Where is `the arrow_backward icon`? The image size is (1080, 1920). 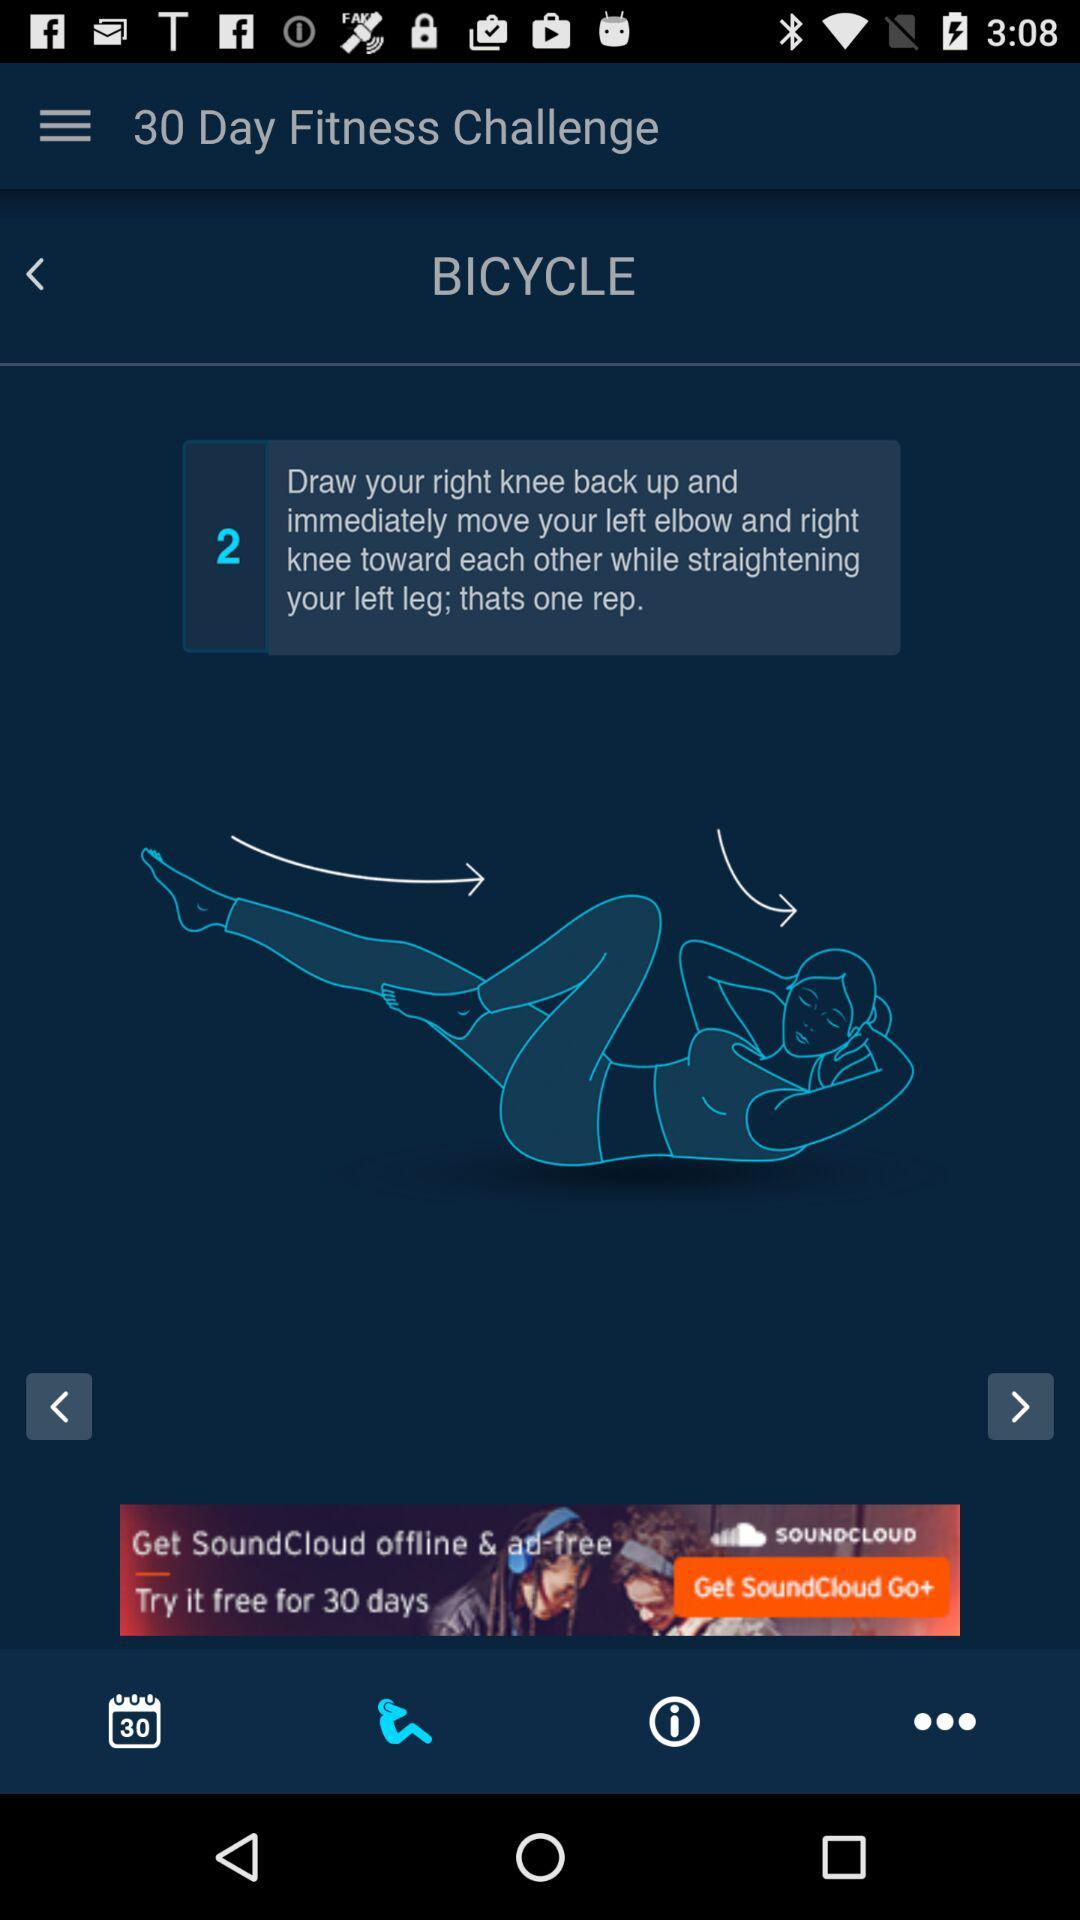
the arrow_backward icon is located at coordinates (58, 292).